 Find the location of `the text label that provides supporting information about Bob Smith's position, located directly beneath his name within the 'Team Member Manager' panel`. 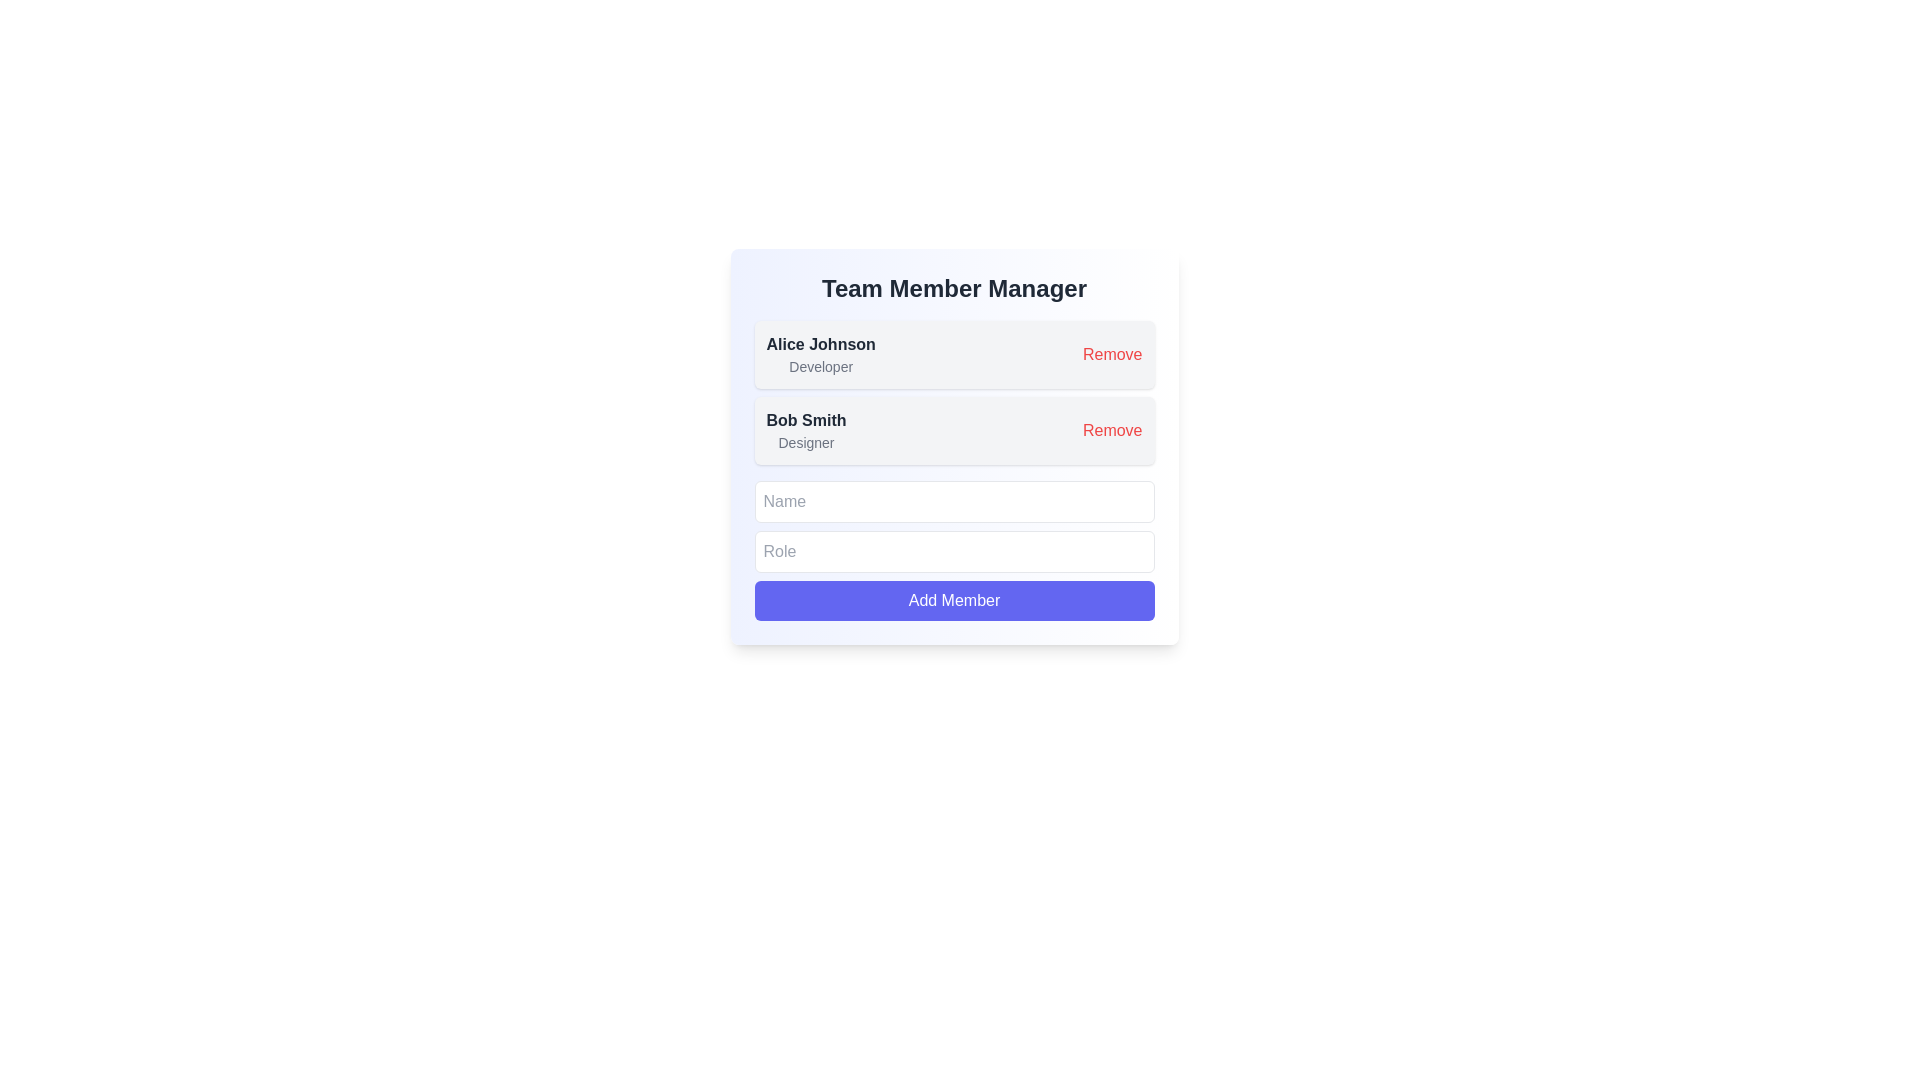

the text label that provides supporting information about Bob Smith's position, located directly beneath his name within the 'Team Member Manager' panel is located at coordinates (806, 442).